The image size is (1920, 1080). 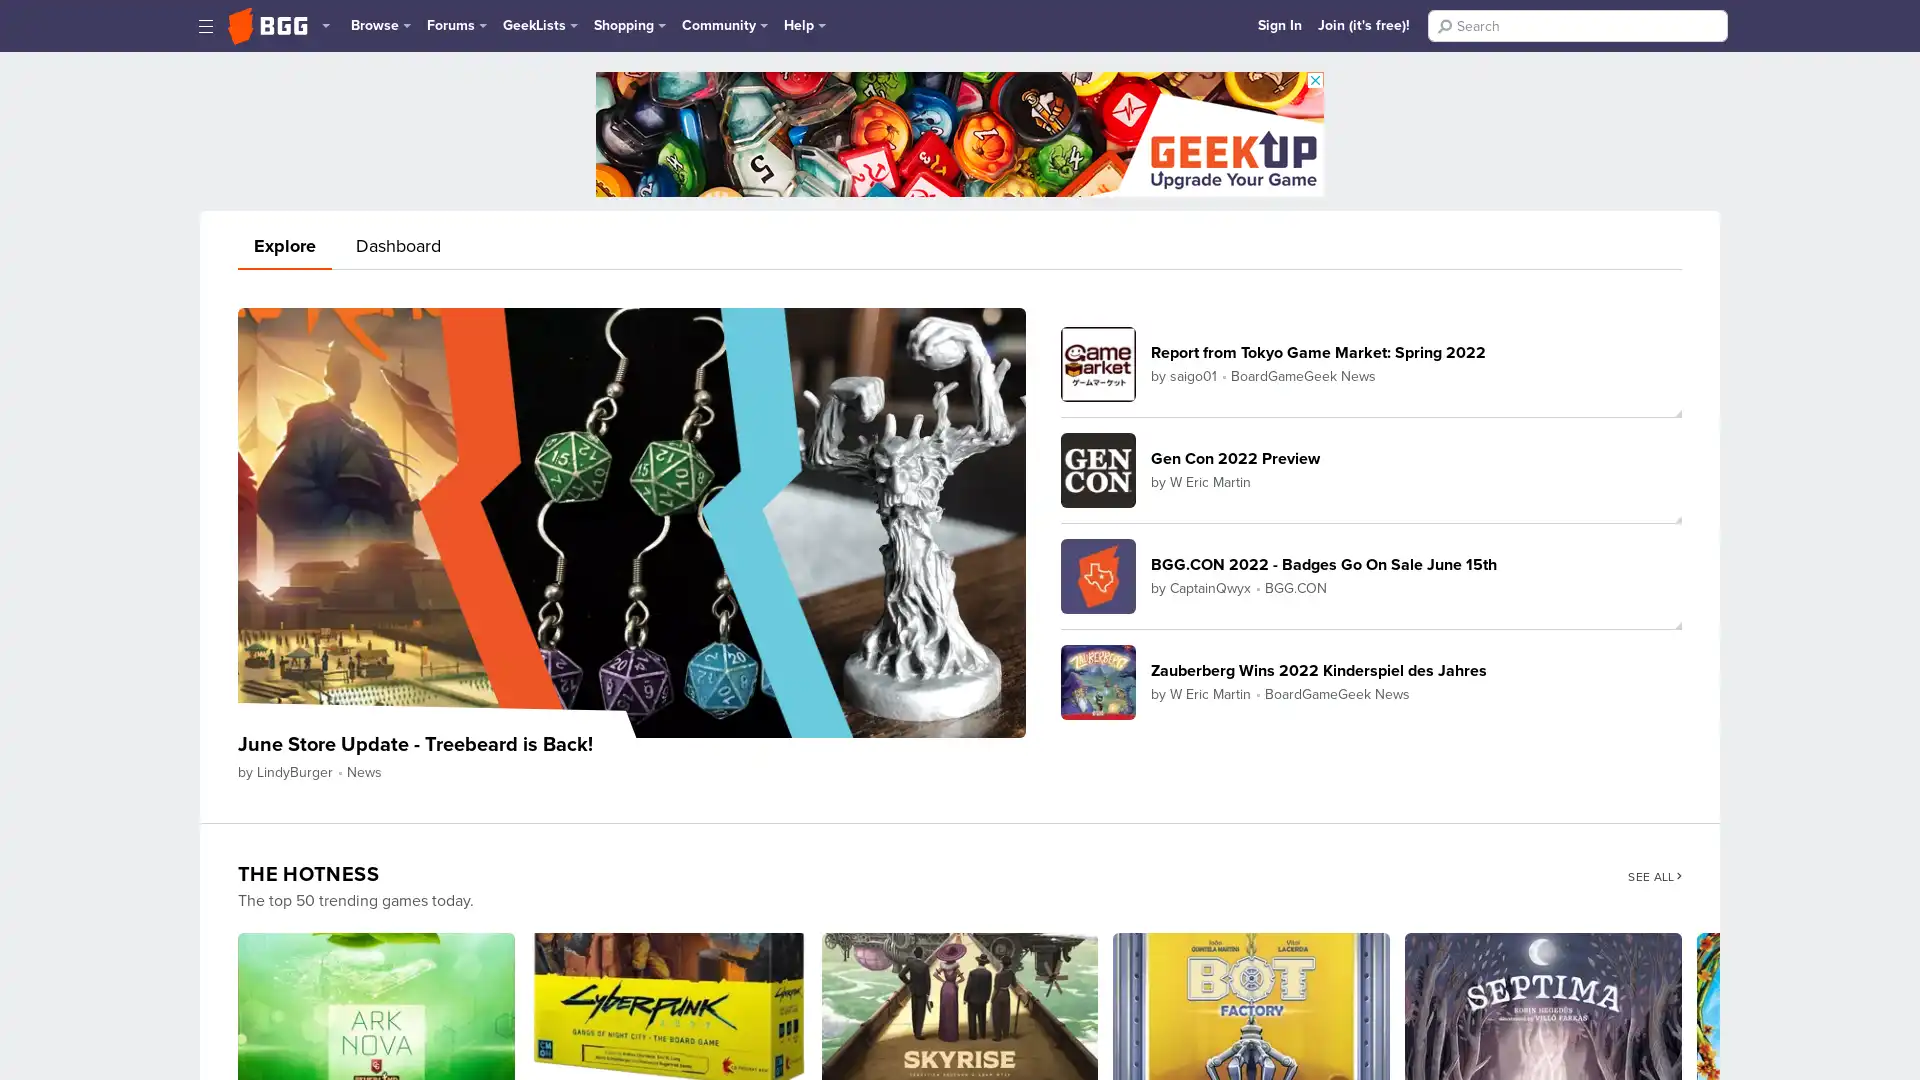 I want to click on Community, so click(x=723, y=26).